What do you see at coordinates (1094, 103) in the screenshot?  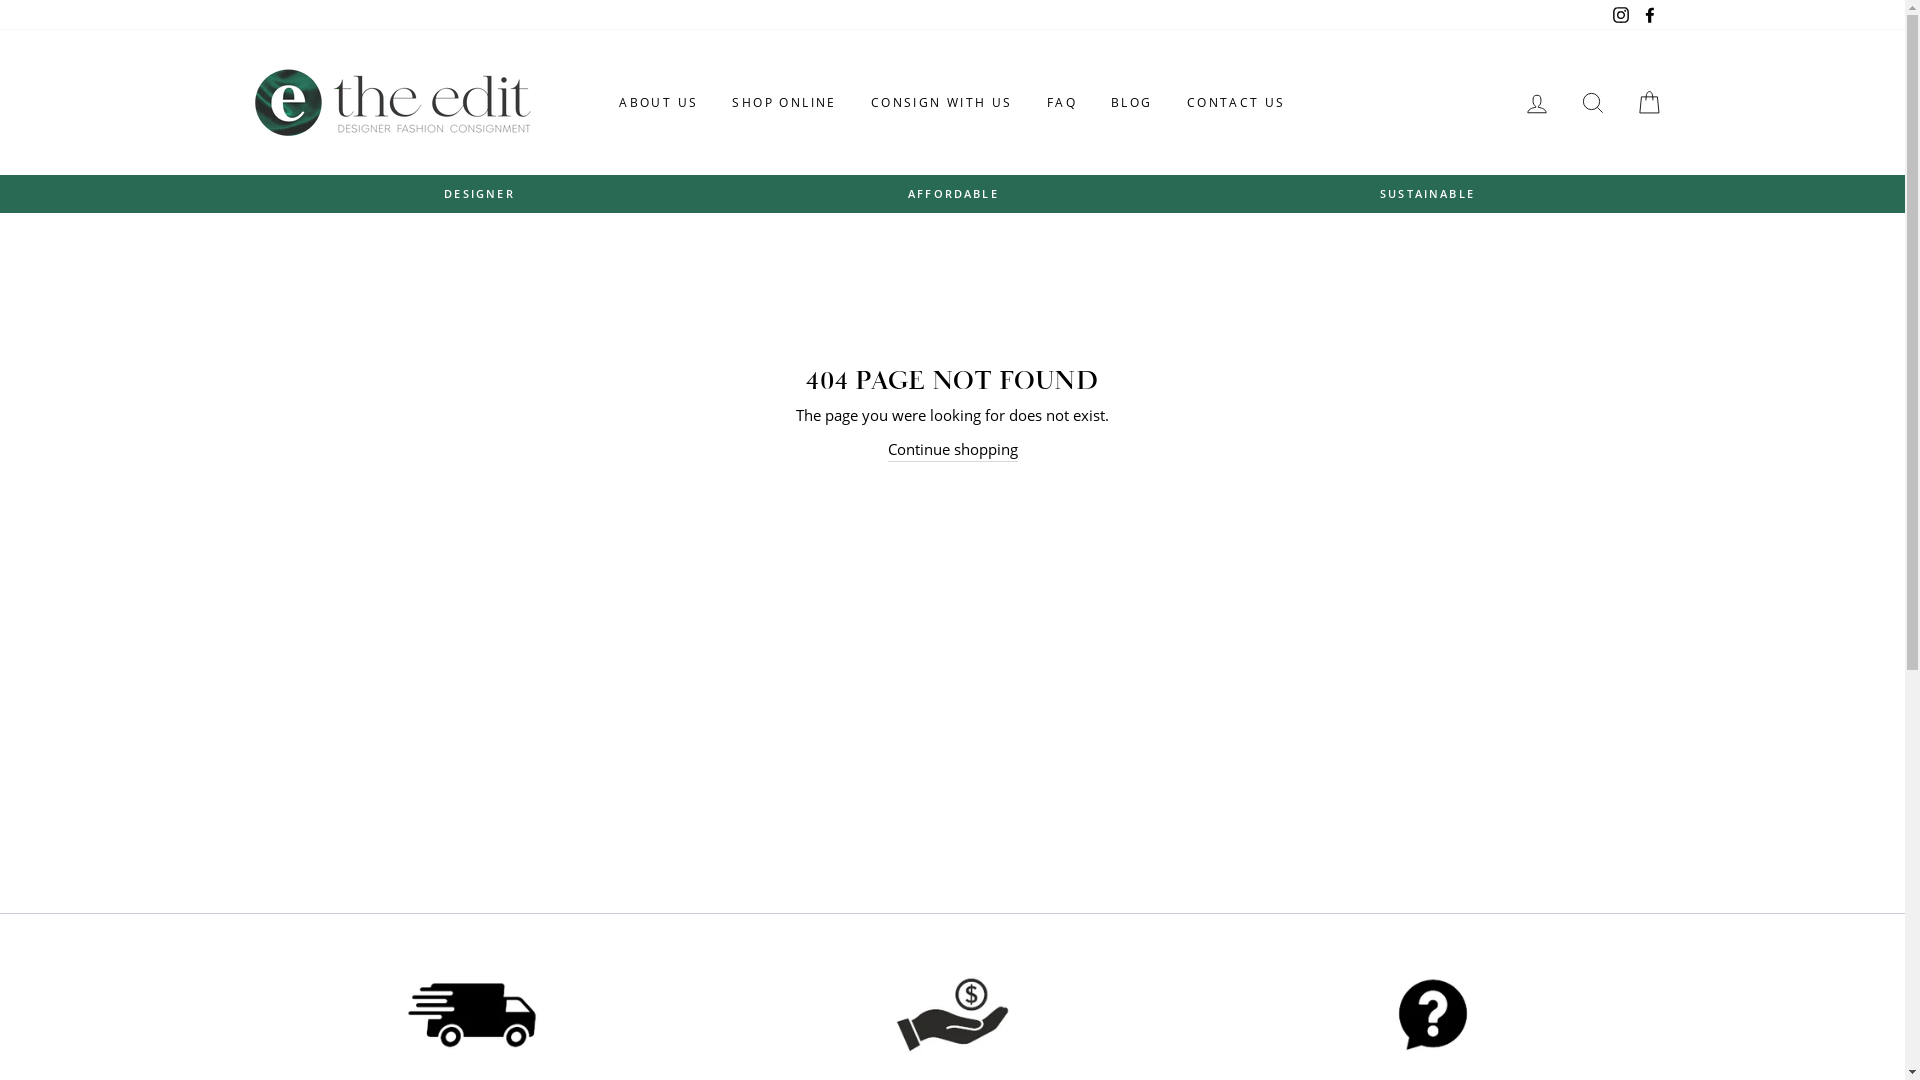 I see `'BLOG'` at bounding box center [1094, 103].